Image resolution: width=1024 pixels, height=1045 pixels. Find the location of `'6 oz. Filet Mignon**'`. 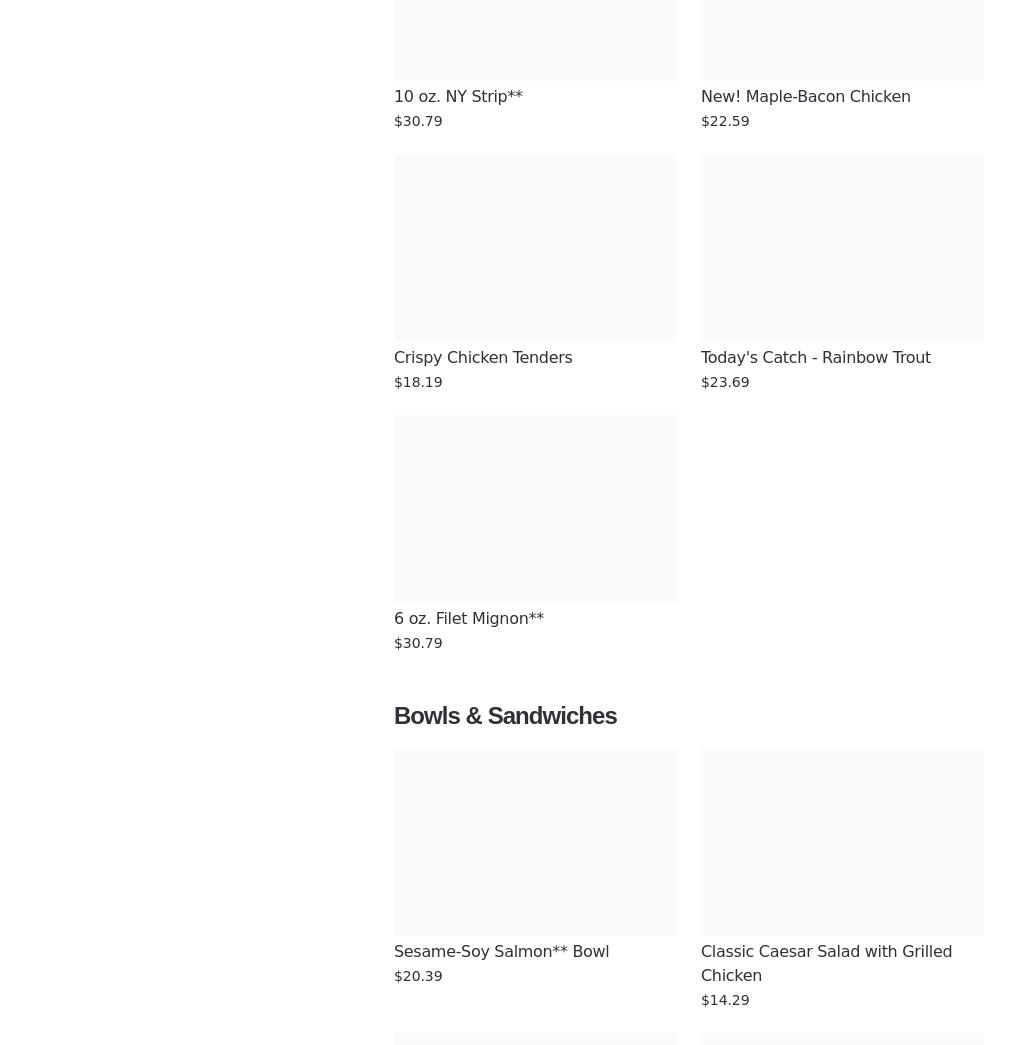

'6 oz. Filet Mignon**' is located at coordinates (468, 617).